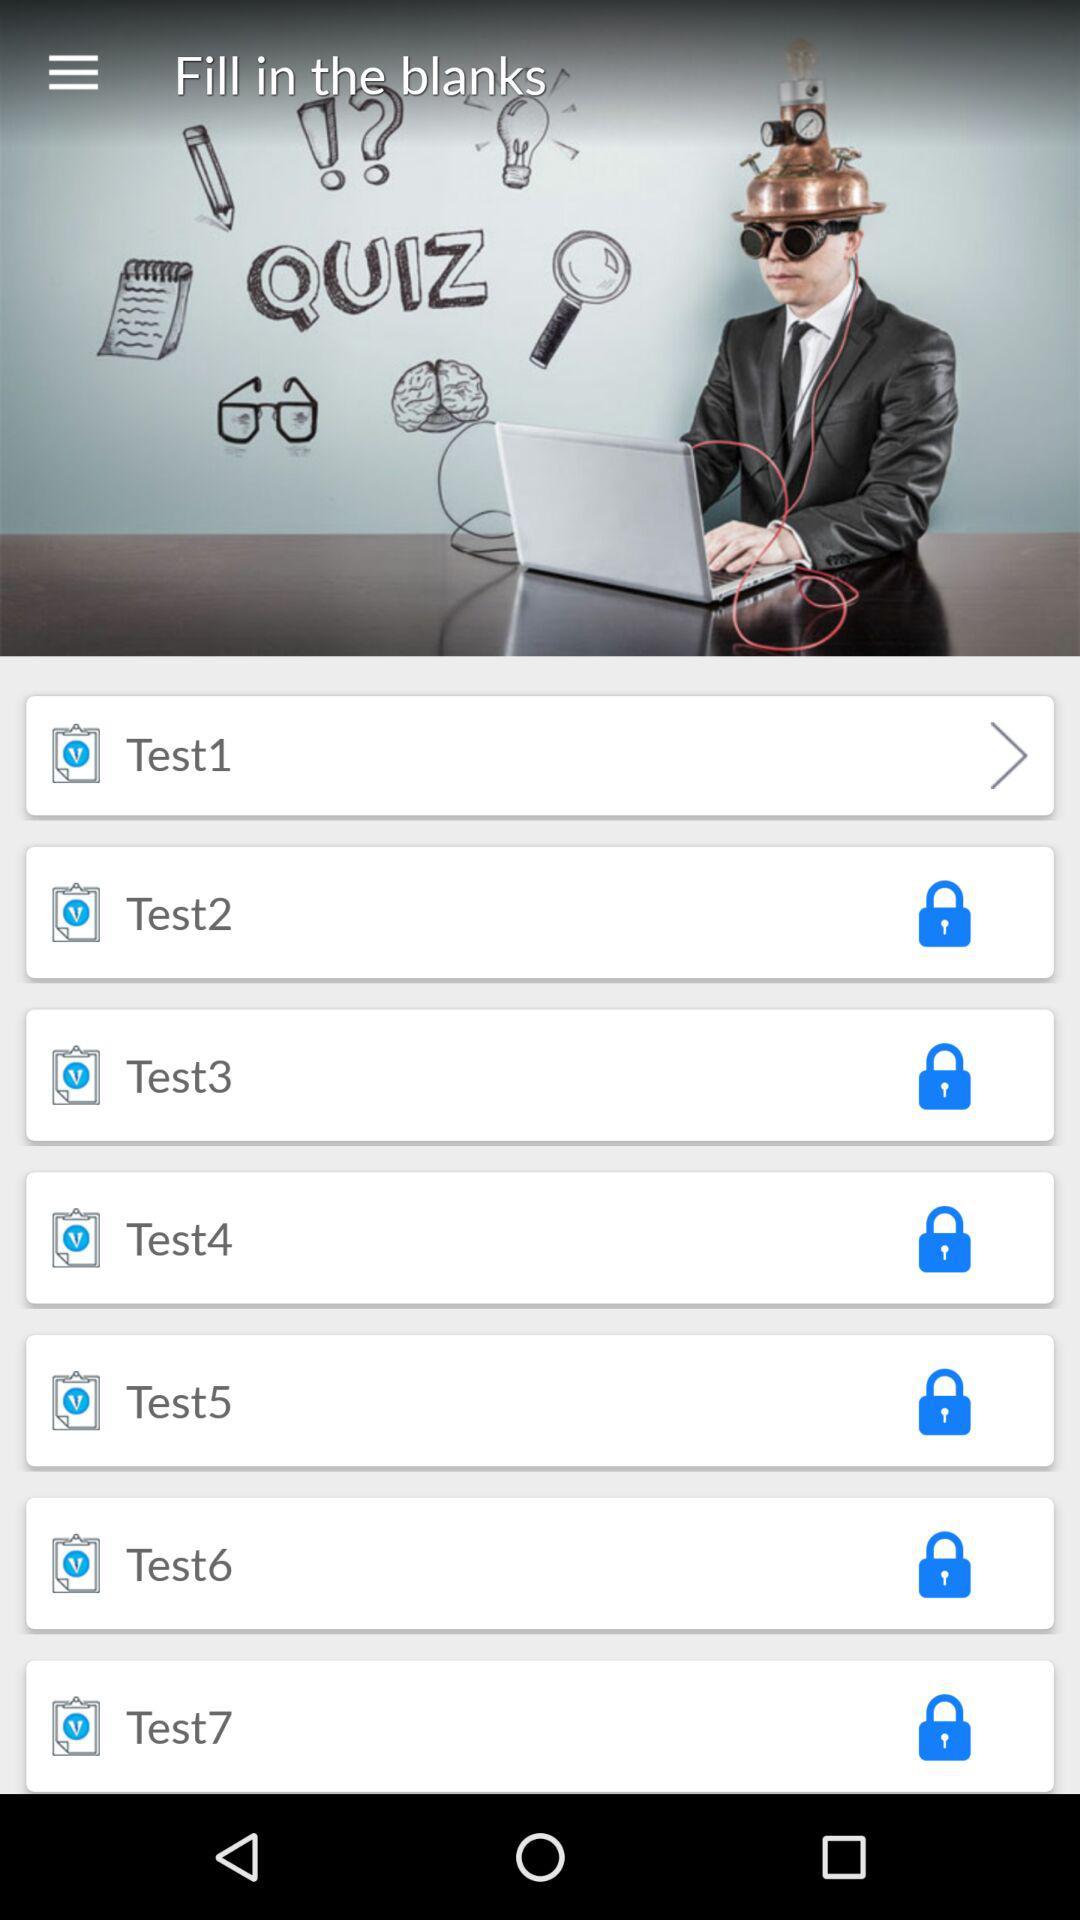 This screenshot has width=1080, height=1920. I want to click on icon below the test2, so click(178, 1073).